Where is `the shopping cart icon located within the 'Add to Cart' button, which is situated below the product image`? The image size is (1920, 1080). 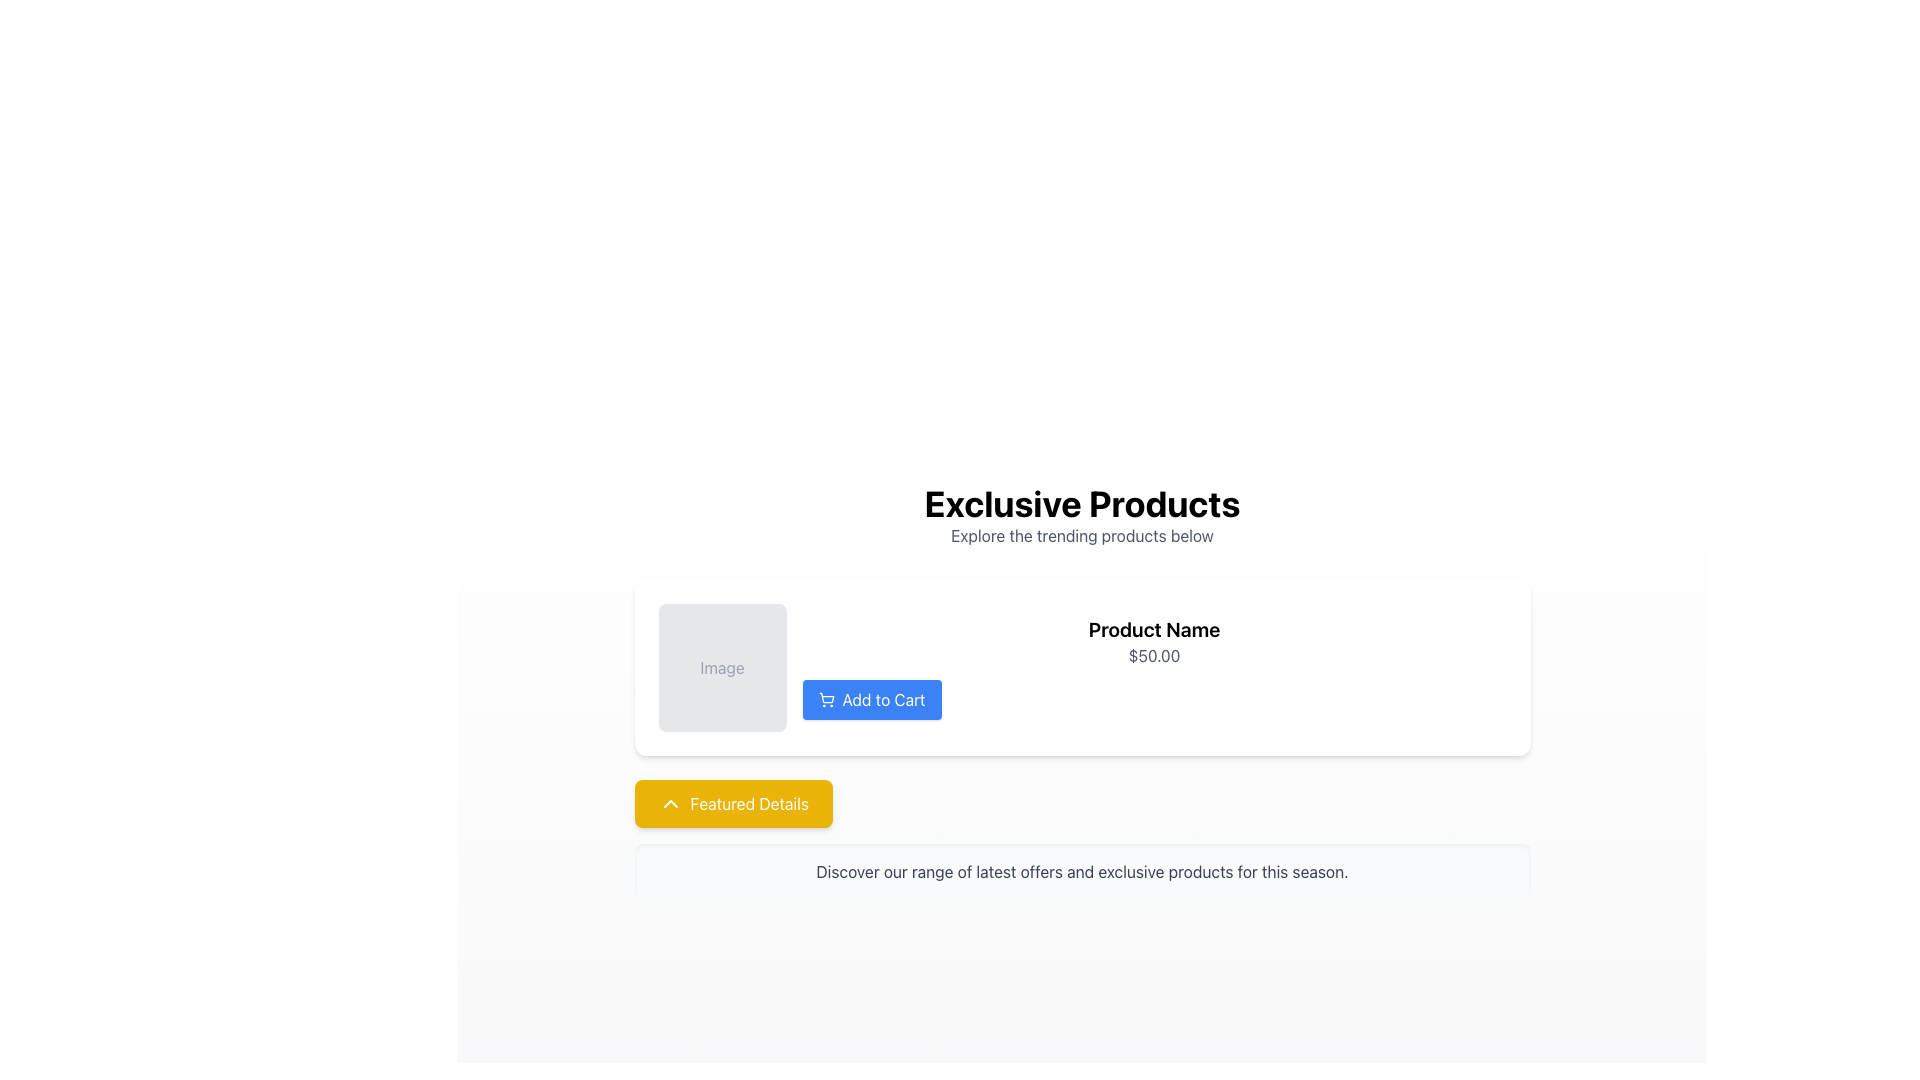 the shopping cart icon located within the 'Add to Cart' button, which is situated below the product image is located at coordinates (826, 698).